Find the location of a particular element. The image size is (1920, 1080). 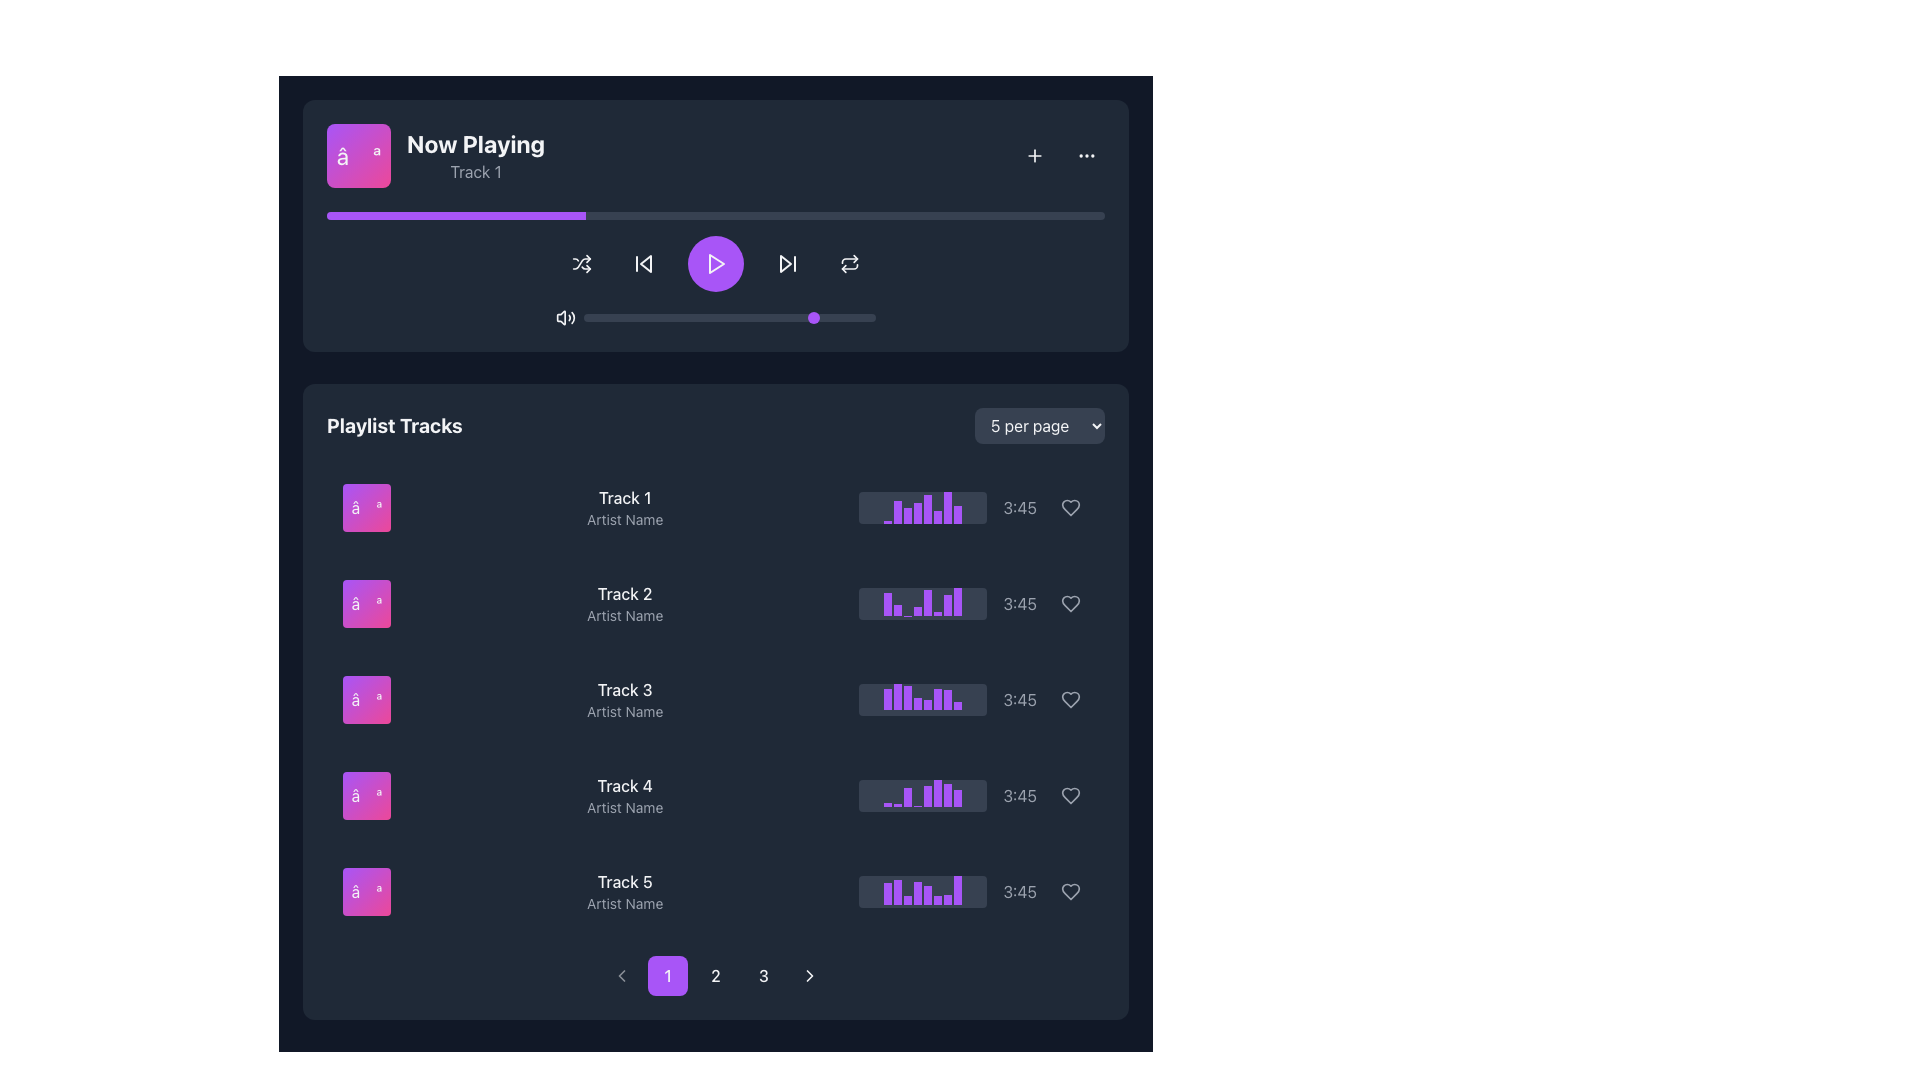

the button in the top-right corner of the 'Now Playing' section is located at coordinates (1035, 154).